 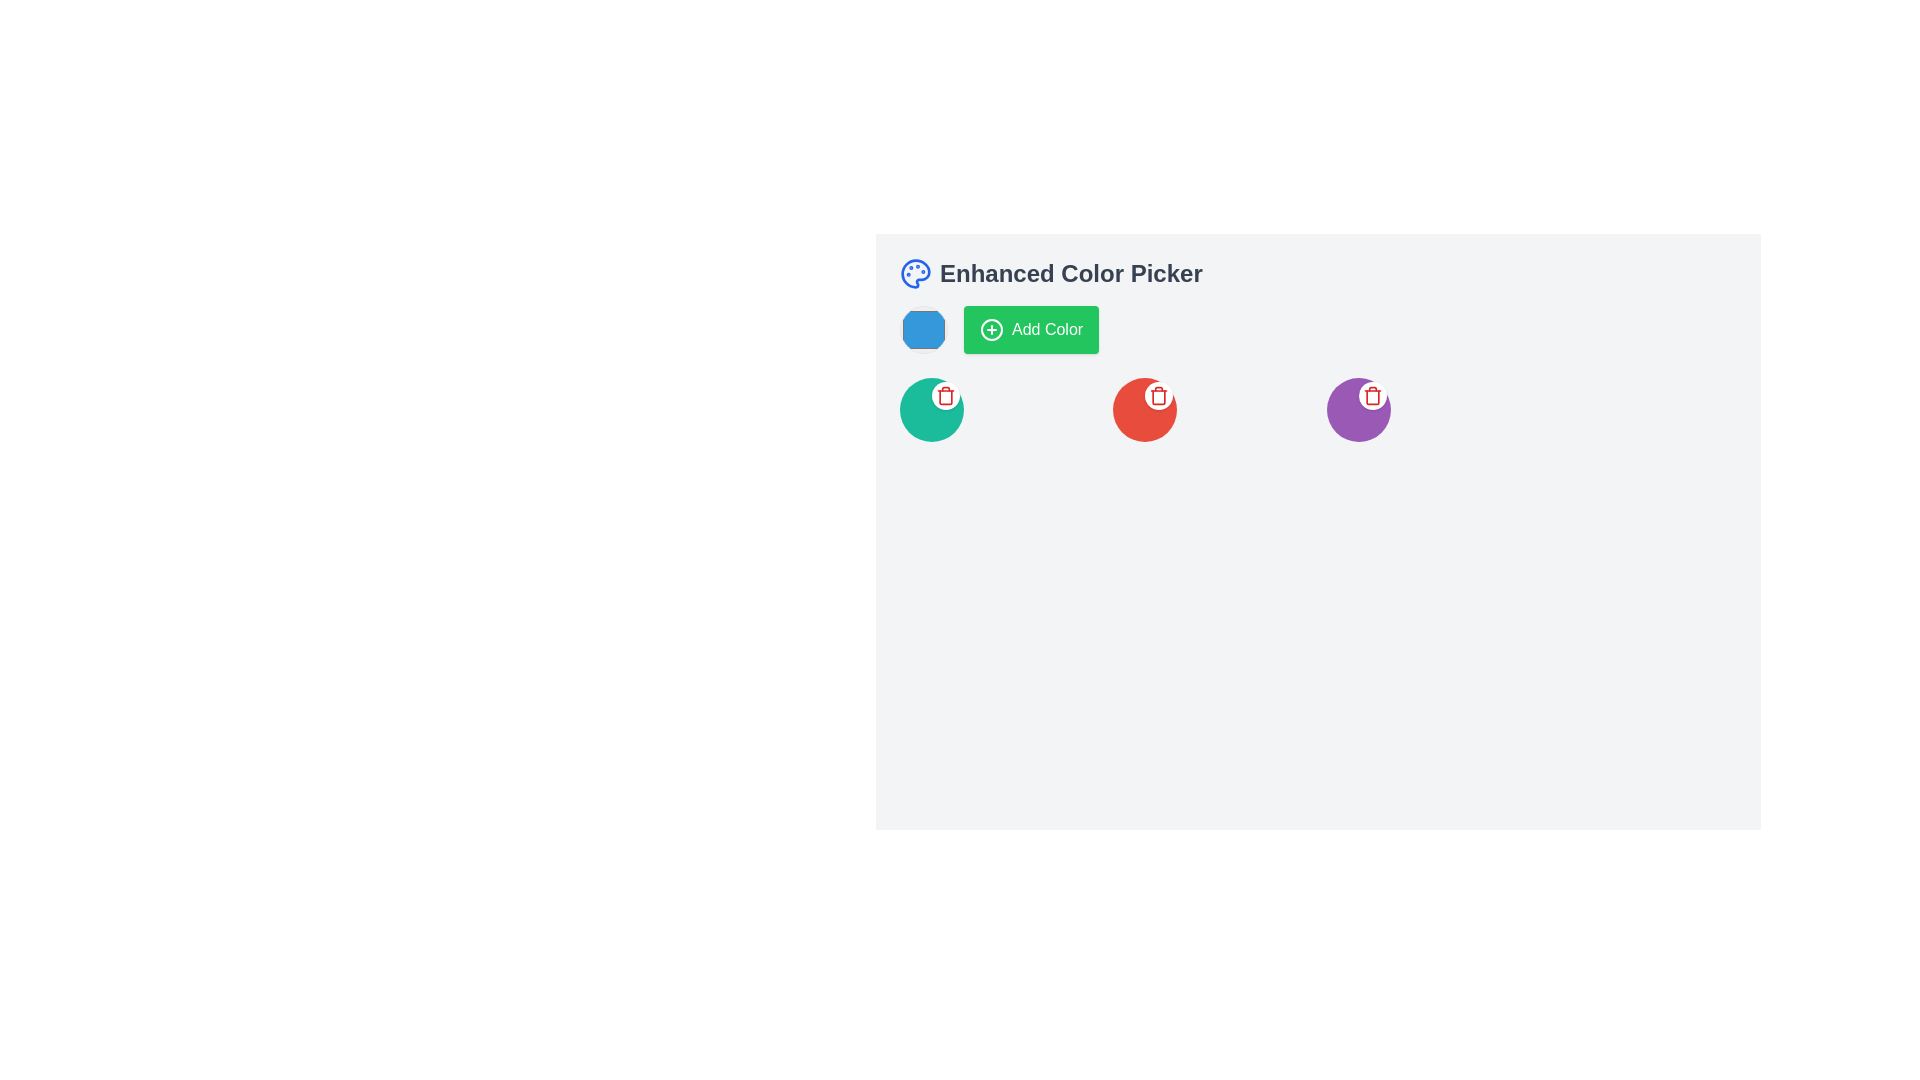 I want to click on the round delete button with a trash can icon, which is white with a red border, located at the top-right side of the purple circular area, so click(x=1371, y=396).